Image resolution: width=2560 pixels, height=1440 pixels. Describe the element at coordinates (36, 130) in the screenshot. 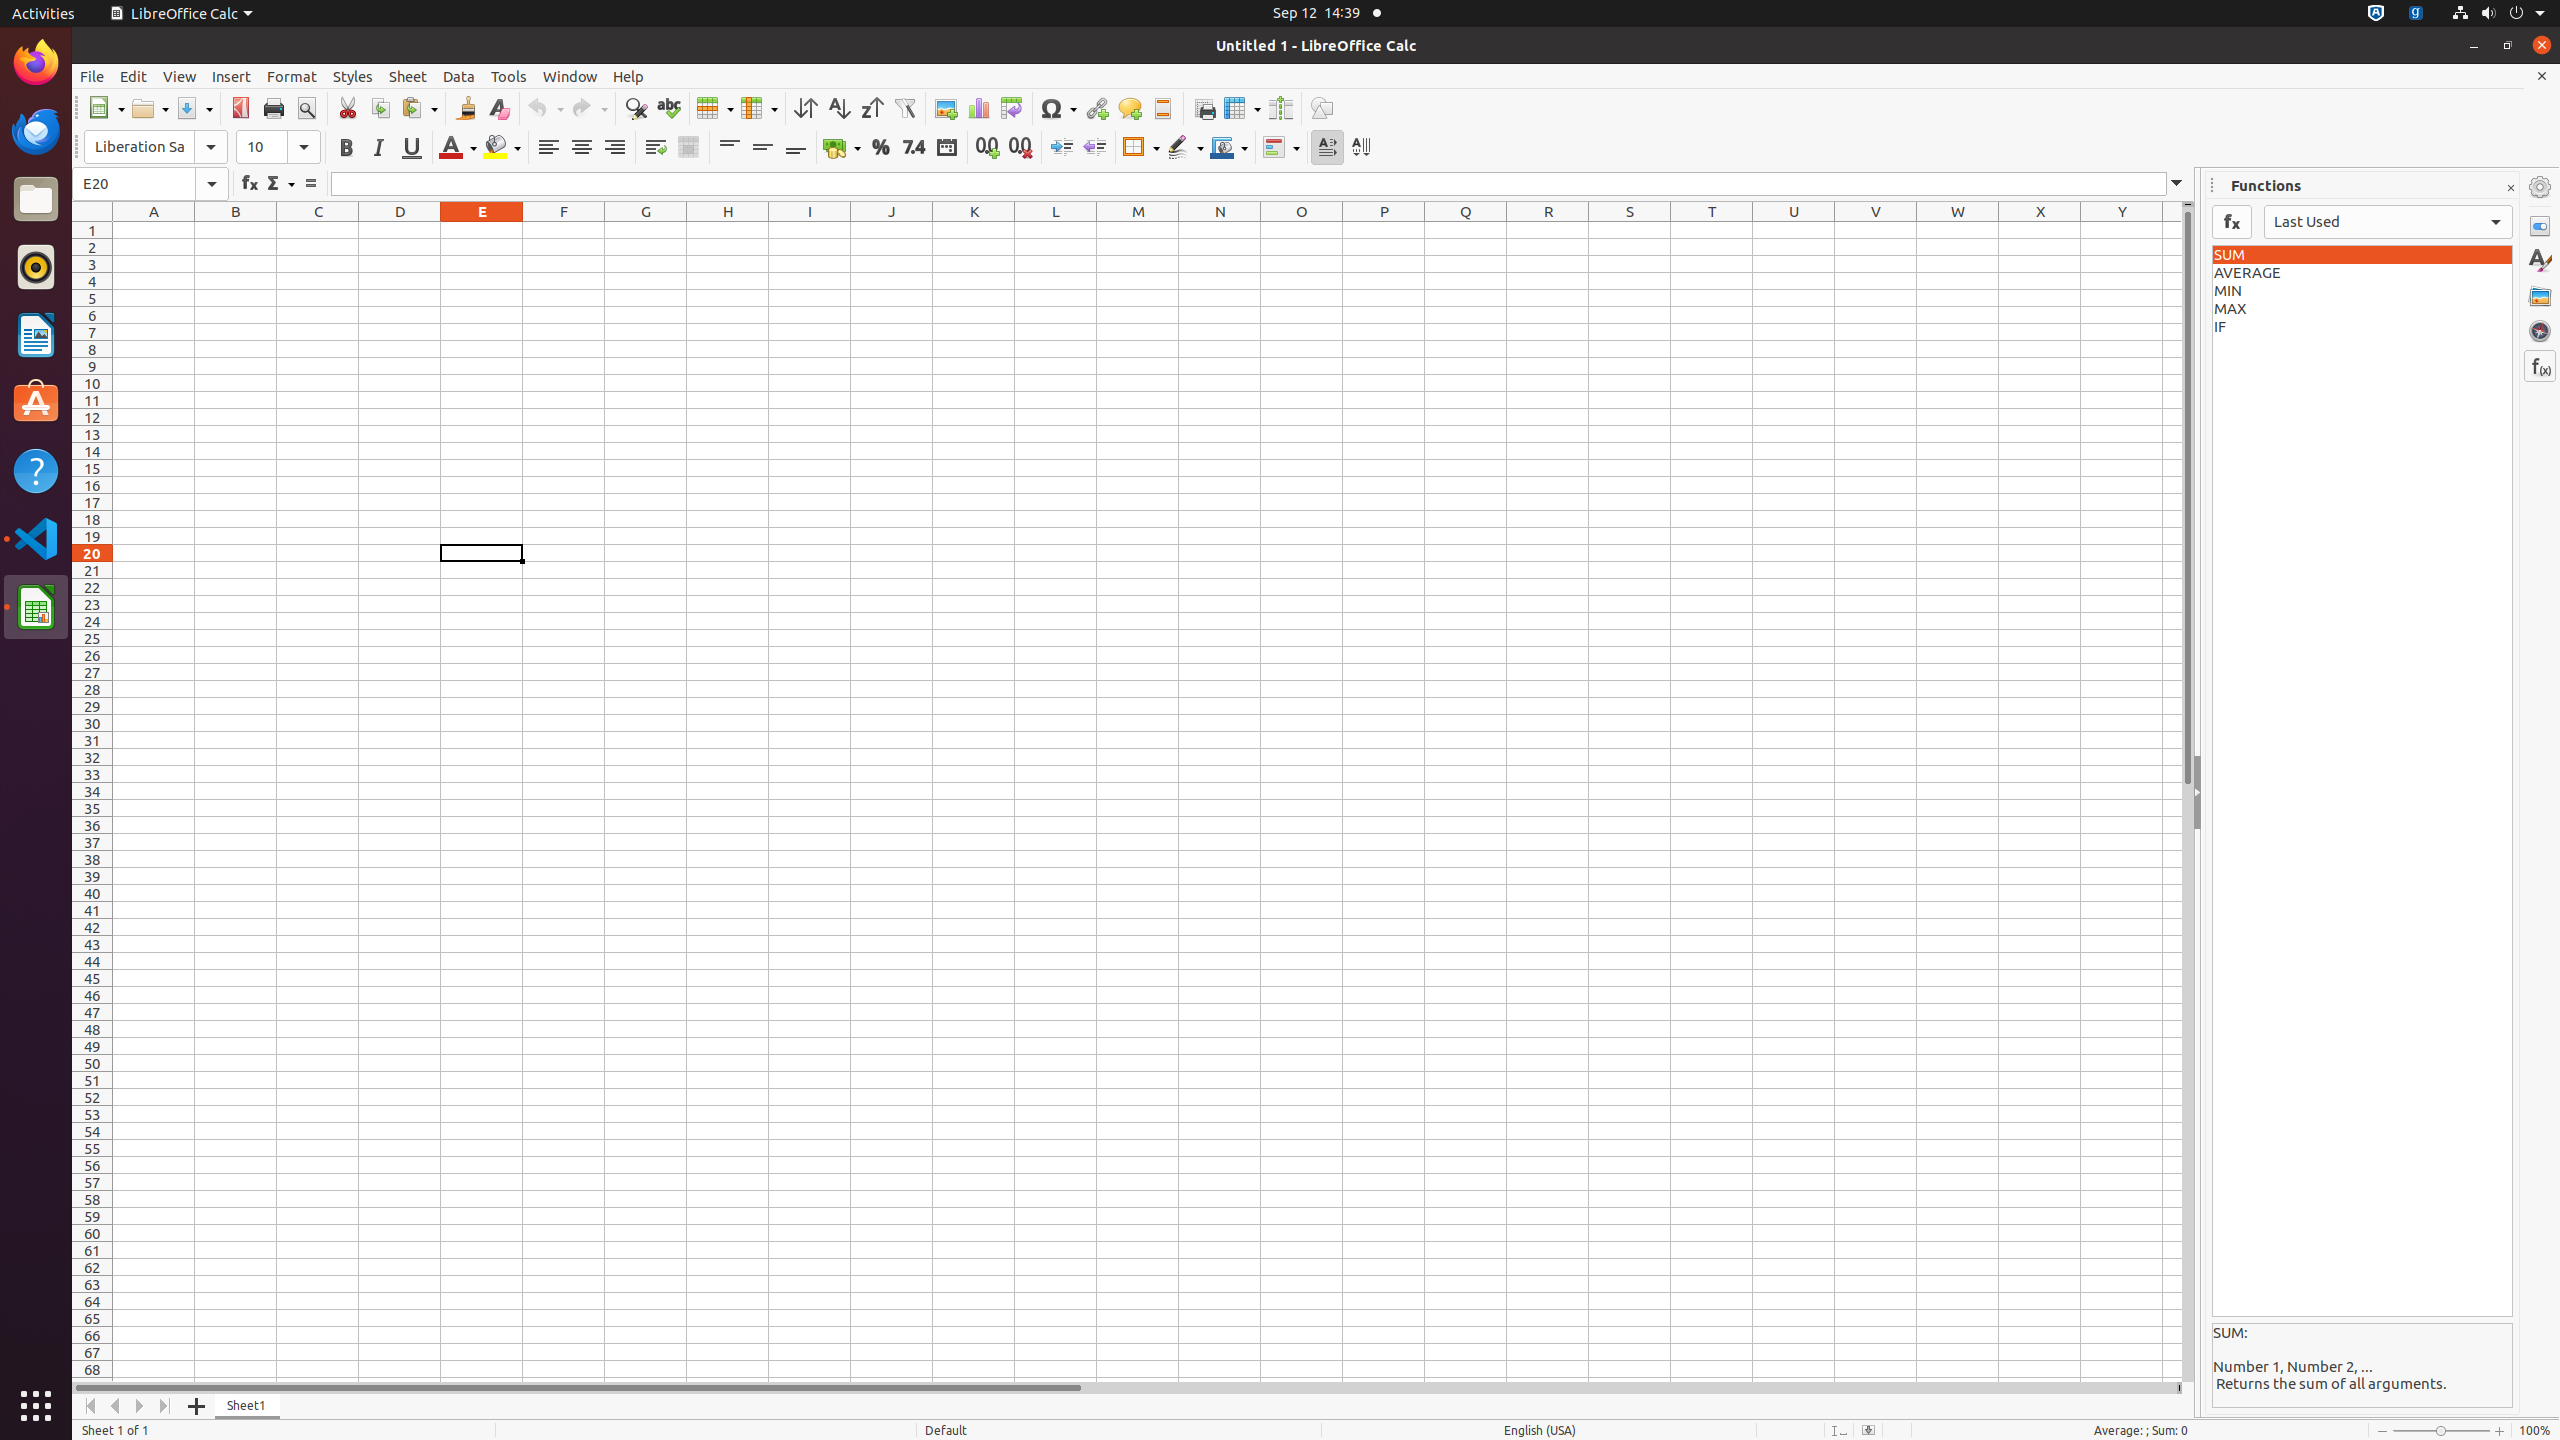

I see `'Thunderbird Mail'` at that location.